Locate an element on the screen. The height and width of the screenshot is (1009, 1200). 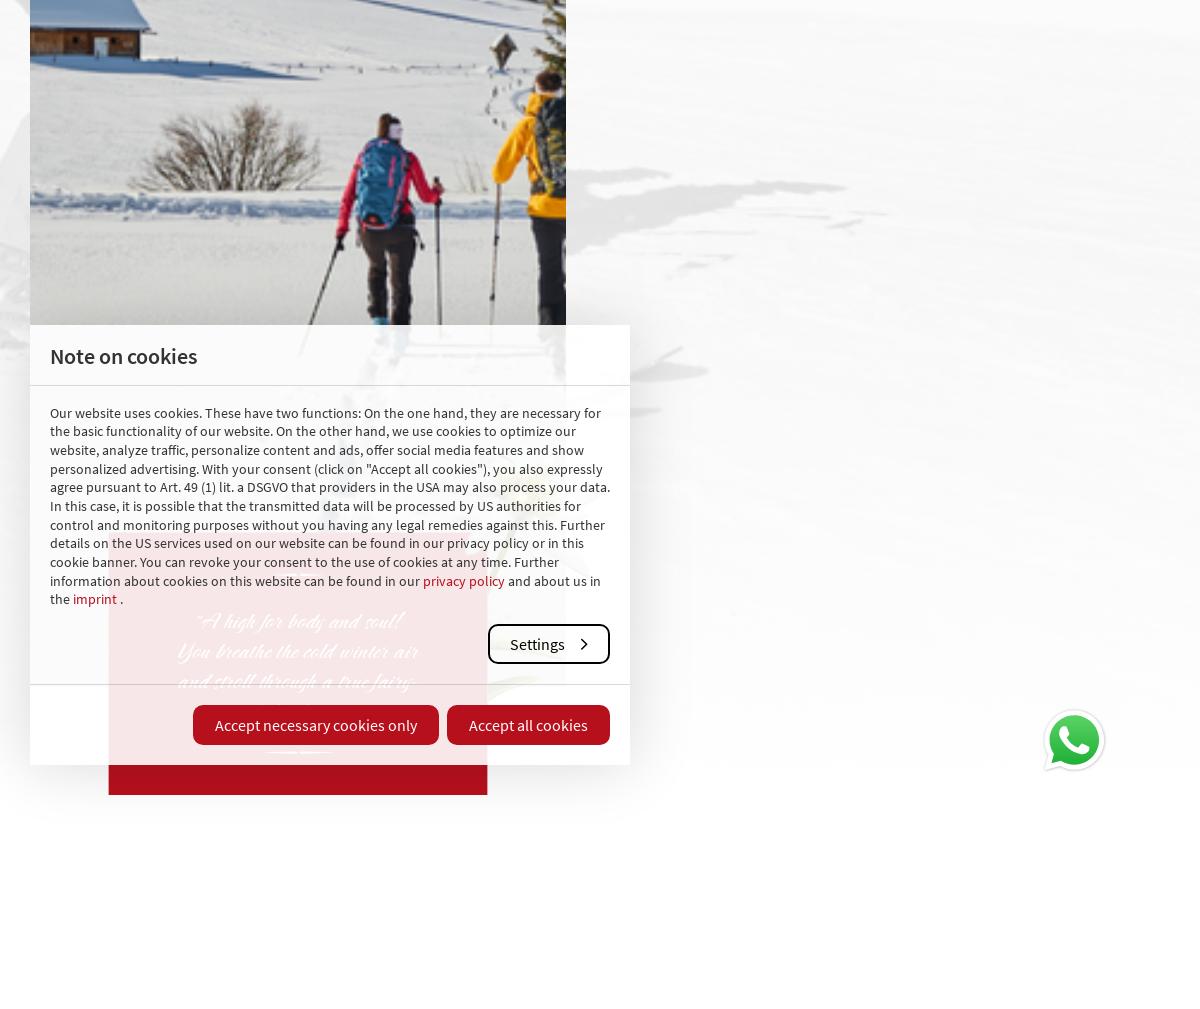
'Your Lungau' is located at coordinates (426, 790).